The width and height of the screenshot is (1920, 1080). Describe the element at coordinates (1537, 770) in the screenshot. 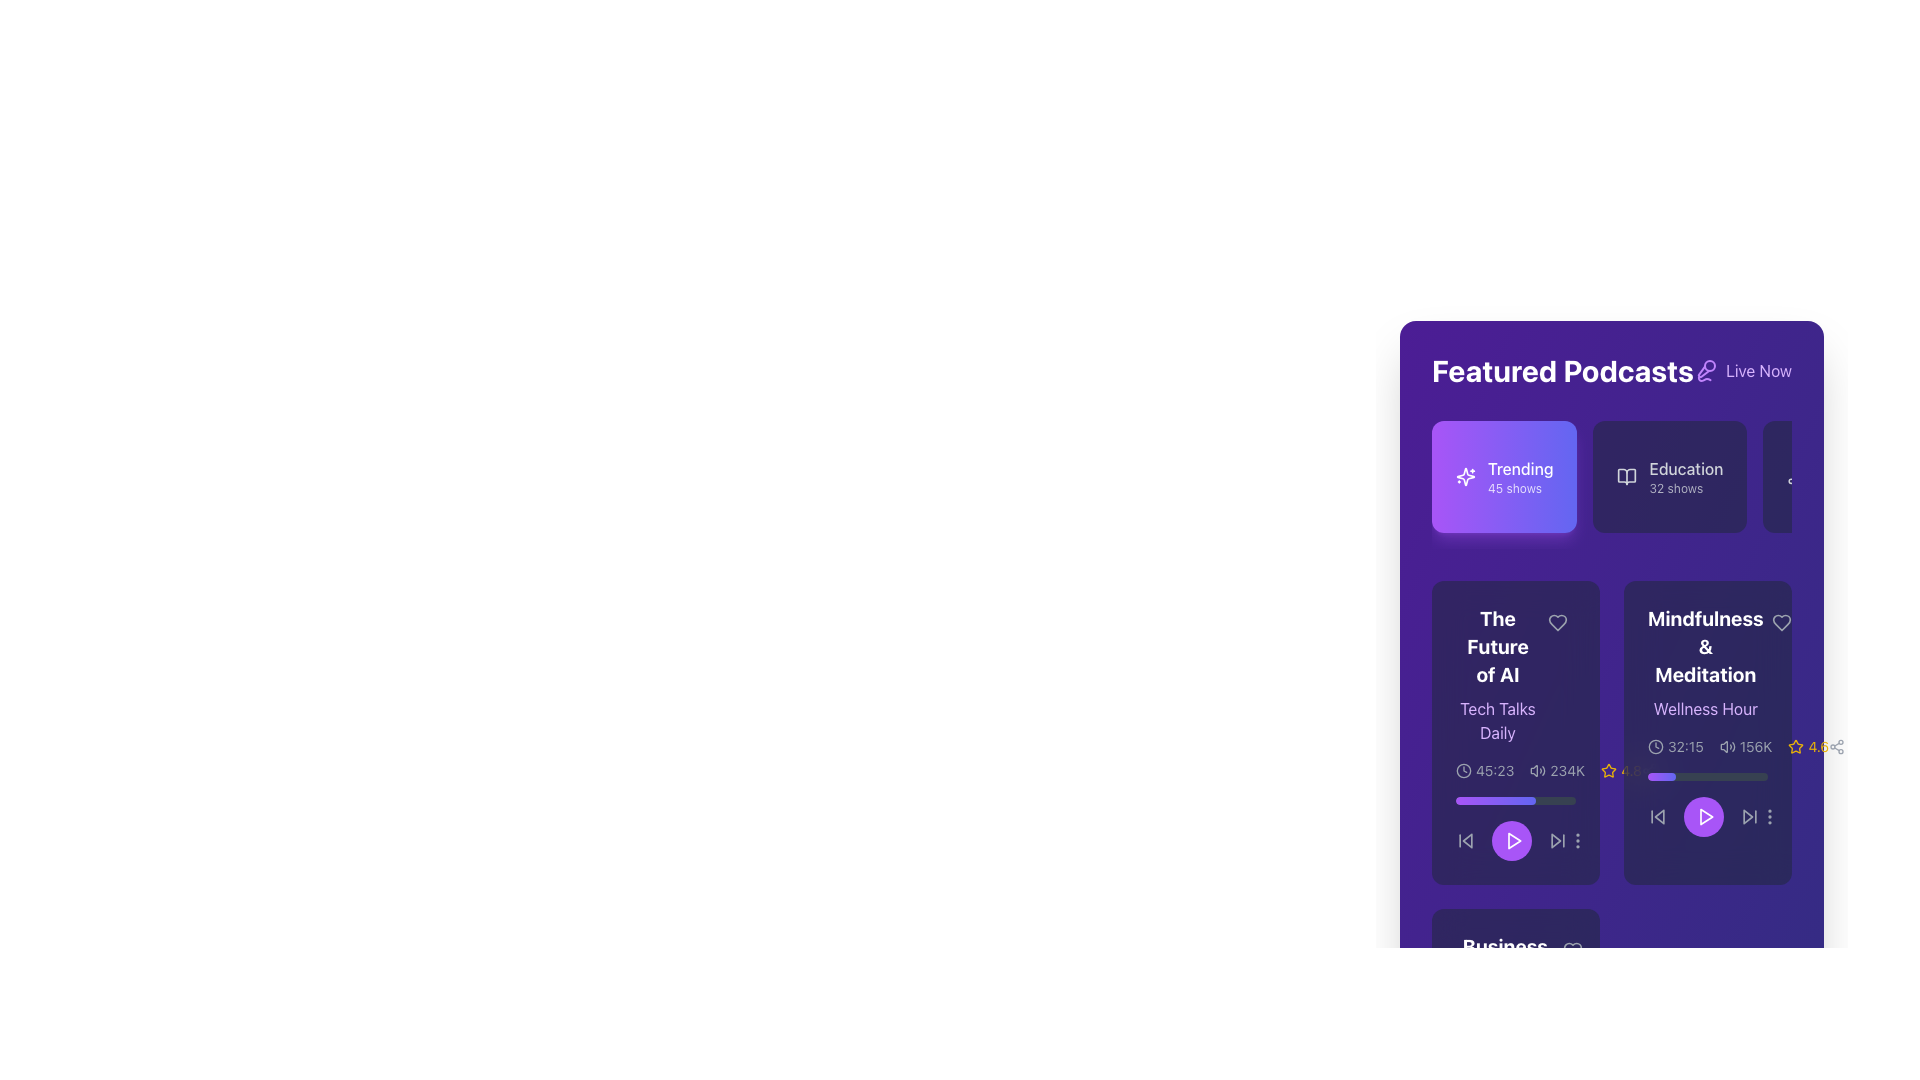

I see `the audio-related icon located to the left of the text '234K' under the title 'The Future of AI'` at that location.